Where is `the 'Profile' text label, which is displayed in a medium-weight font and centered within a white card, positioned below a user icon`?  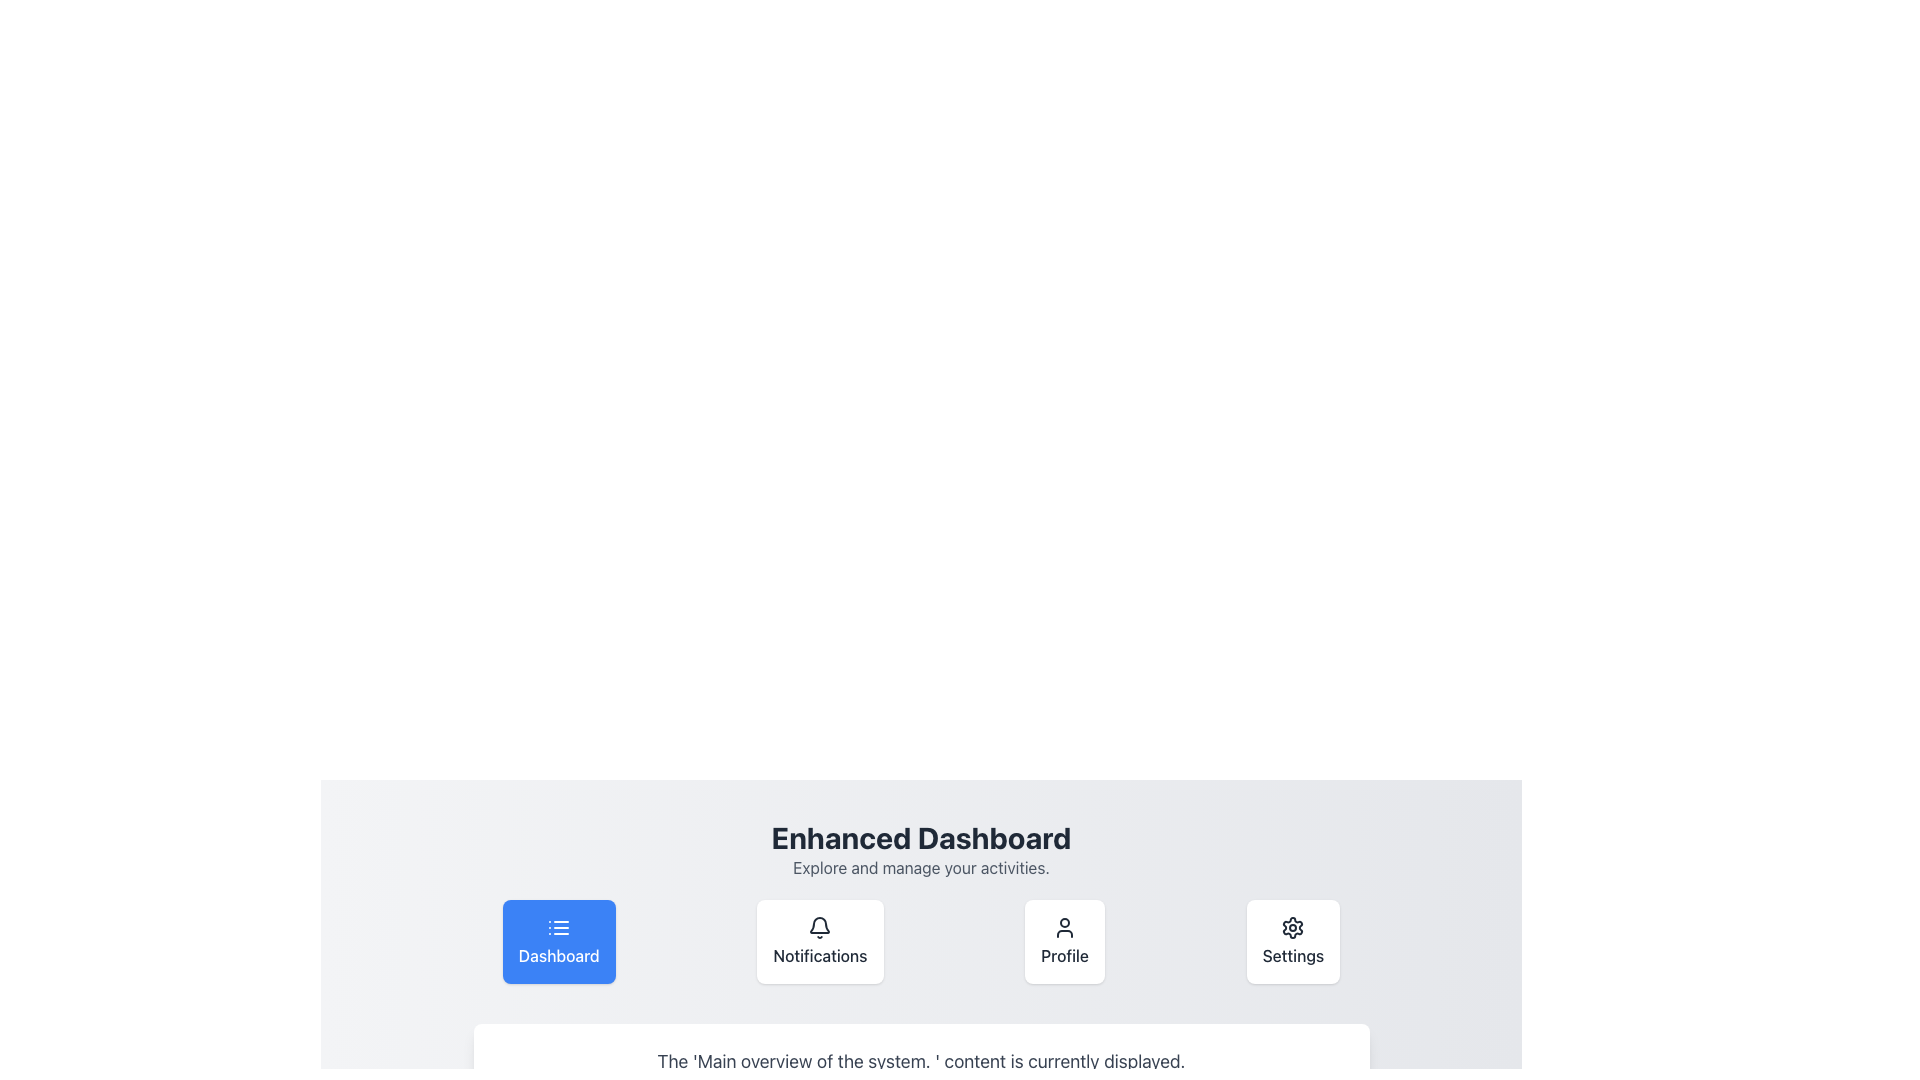 the 'Profile' text label, which is displayed in a medium-weight font and centered within a white card, positioned below a user icon is located at coordinates (1064, 955).